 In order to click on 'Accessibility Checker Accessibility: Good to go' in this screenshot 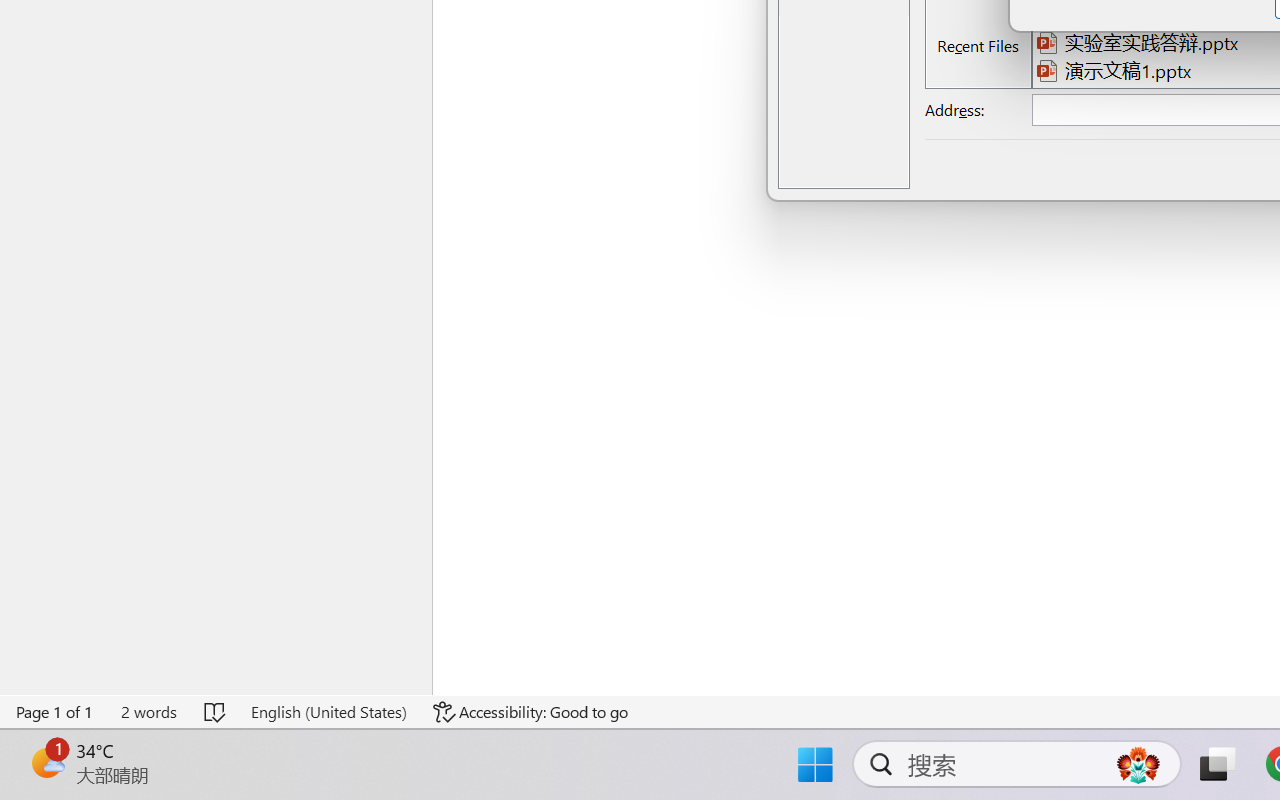, I will do `click(531, 711)`.